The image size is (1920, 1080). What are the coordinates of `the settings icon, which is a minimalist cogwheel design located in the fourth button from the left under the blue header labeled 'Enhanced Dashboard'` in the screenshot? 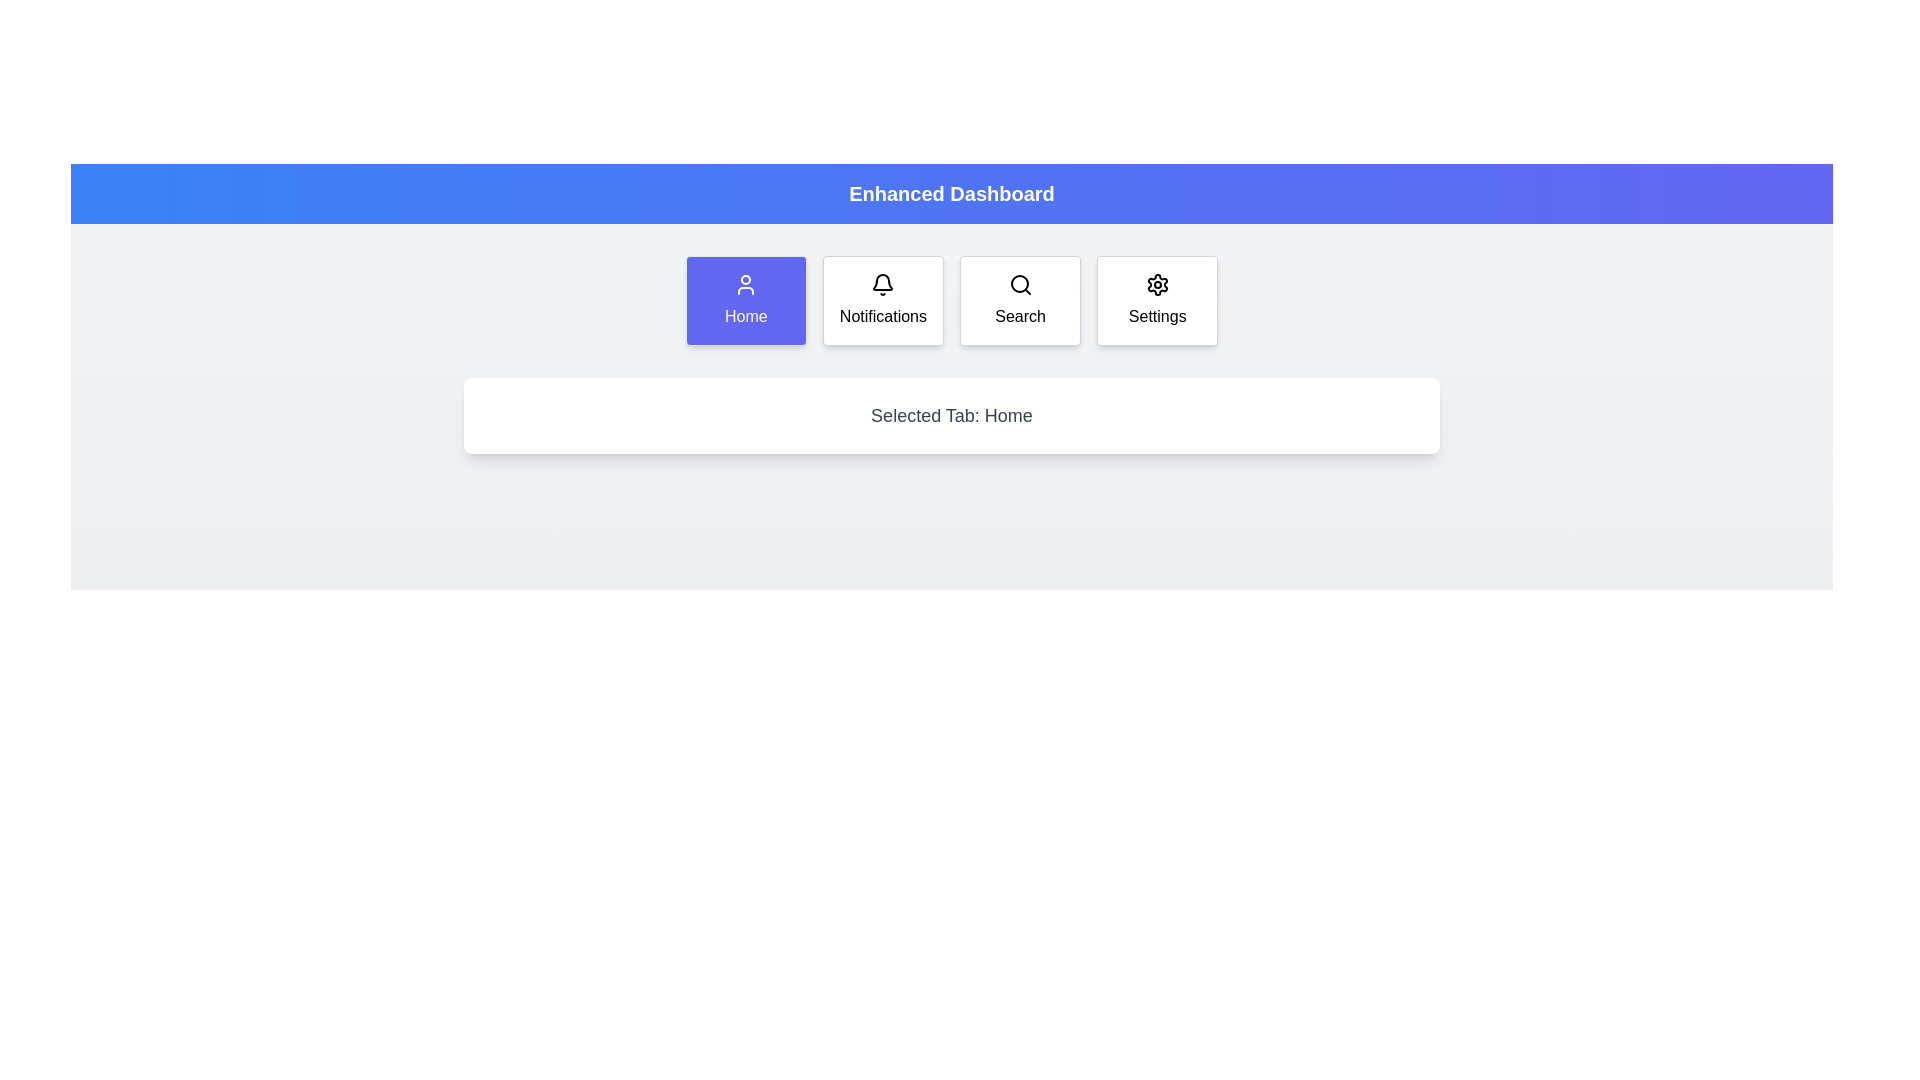 It's located at (1157, 285).